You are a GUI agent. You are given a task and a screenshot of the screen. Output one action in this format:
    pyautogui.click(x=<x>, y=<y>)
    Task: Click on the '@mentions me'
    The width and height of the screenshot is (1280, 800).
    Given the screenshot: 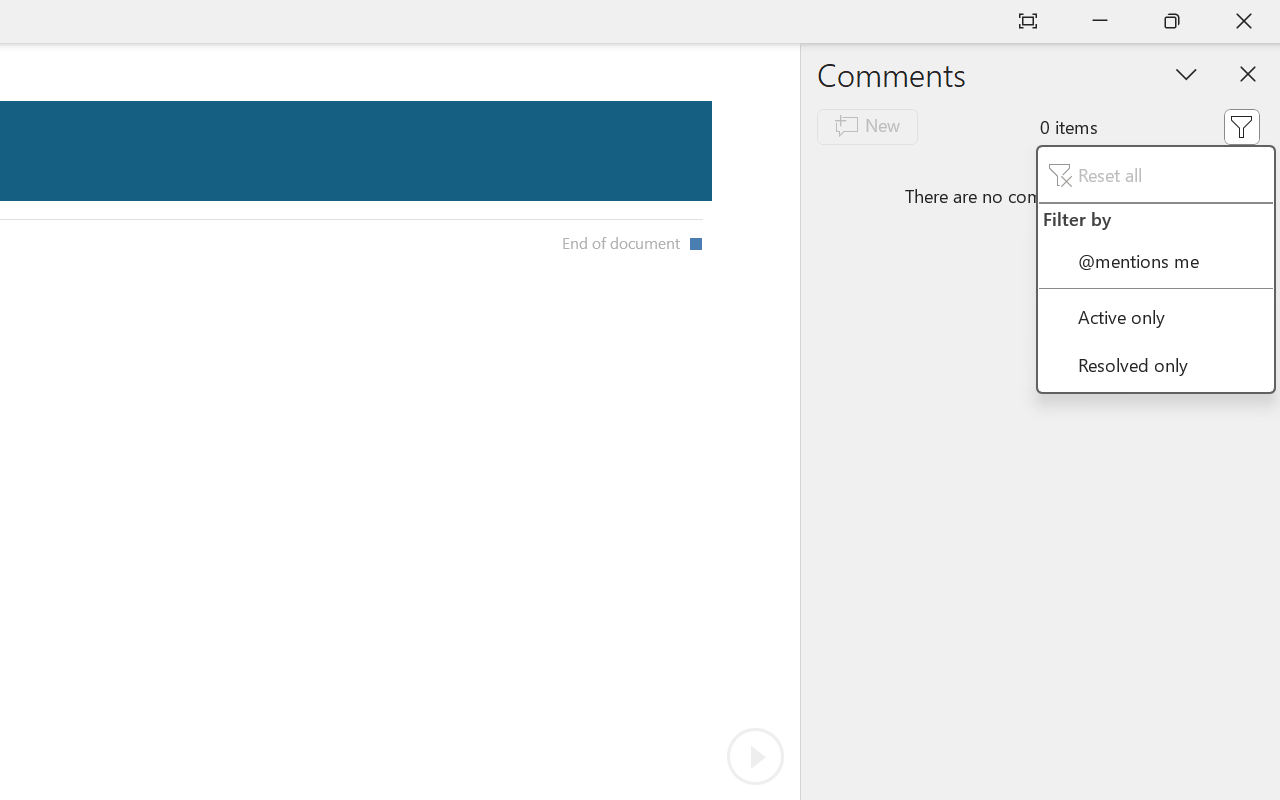 What is the action you would take?
    pyautogui.click(x=1155, y=259)
    